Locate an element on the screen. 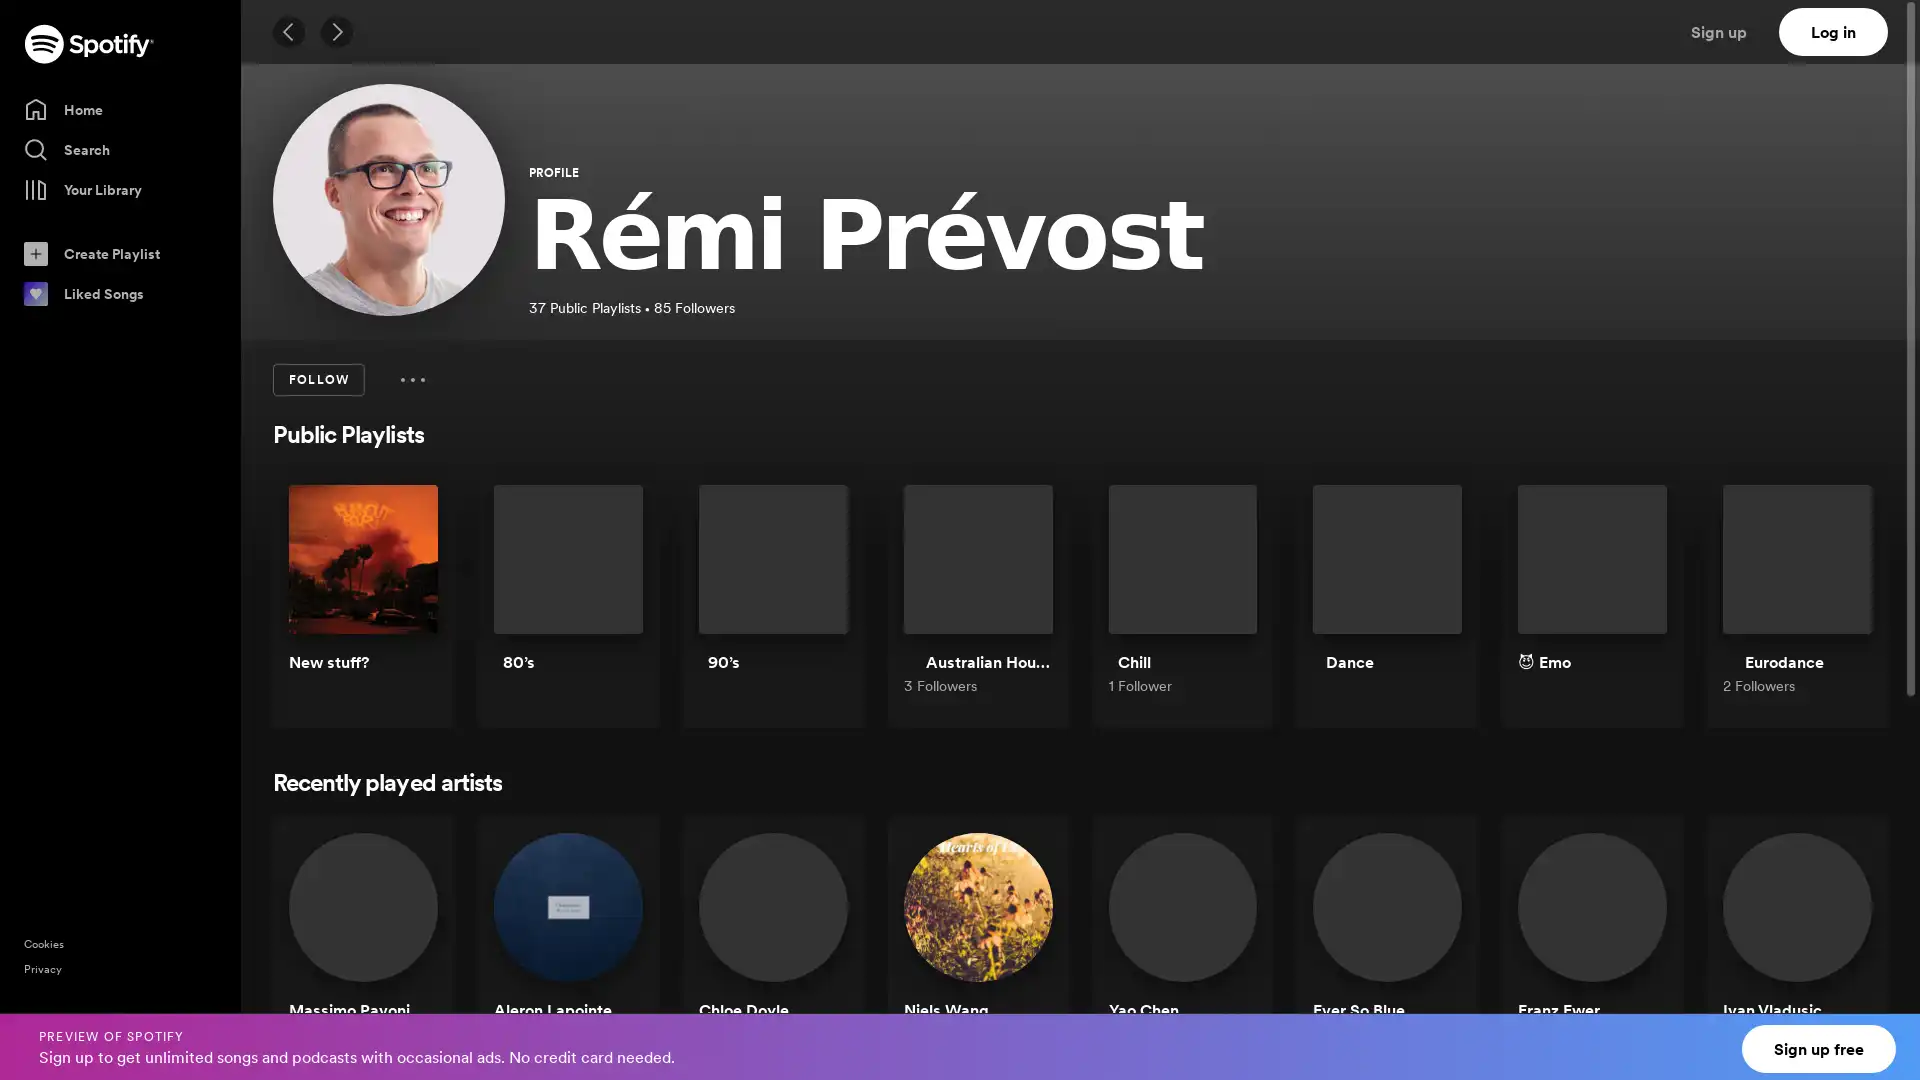  Play Massimo Pavoni is located at coordinates (403, 955).